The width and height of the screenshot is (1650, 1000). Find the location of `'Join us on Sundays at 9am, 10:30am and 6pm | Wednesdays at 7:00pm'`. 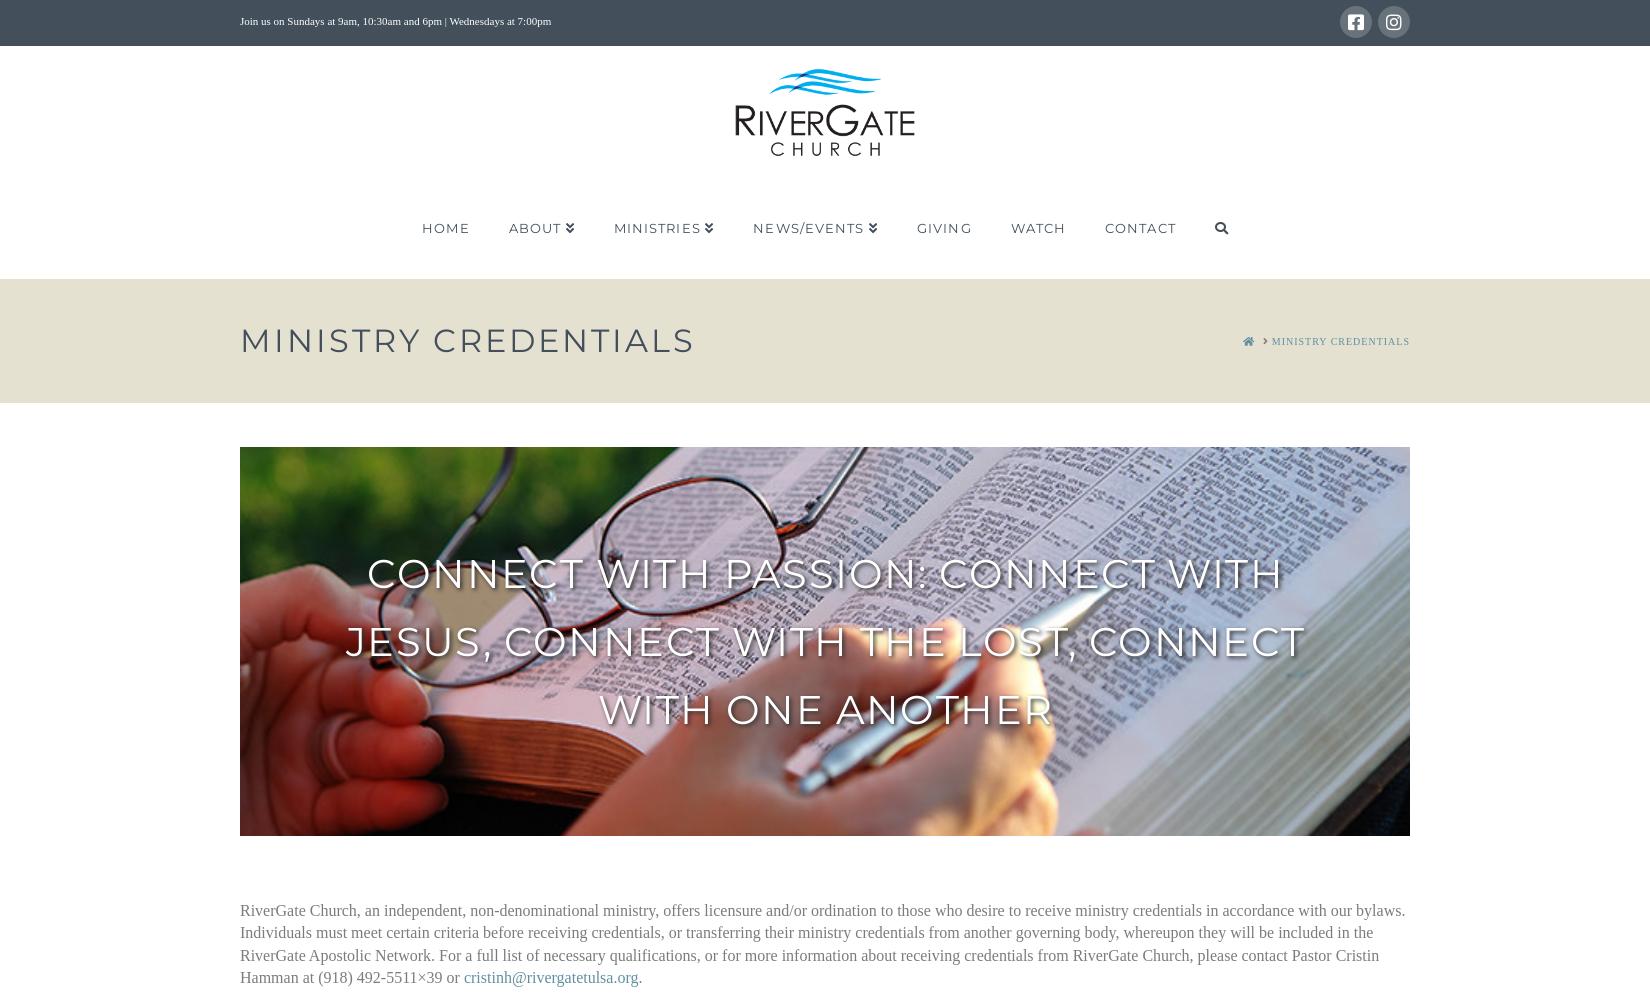

'Join us on Sundays at 9am, 10:30am and 6pm | Wednesdays at 7:00pm' is located at coordinates (395, 21).